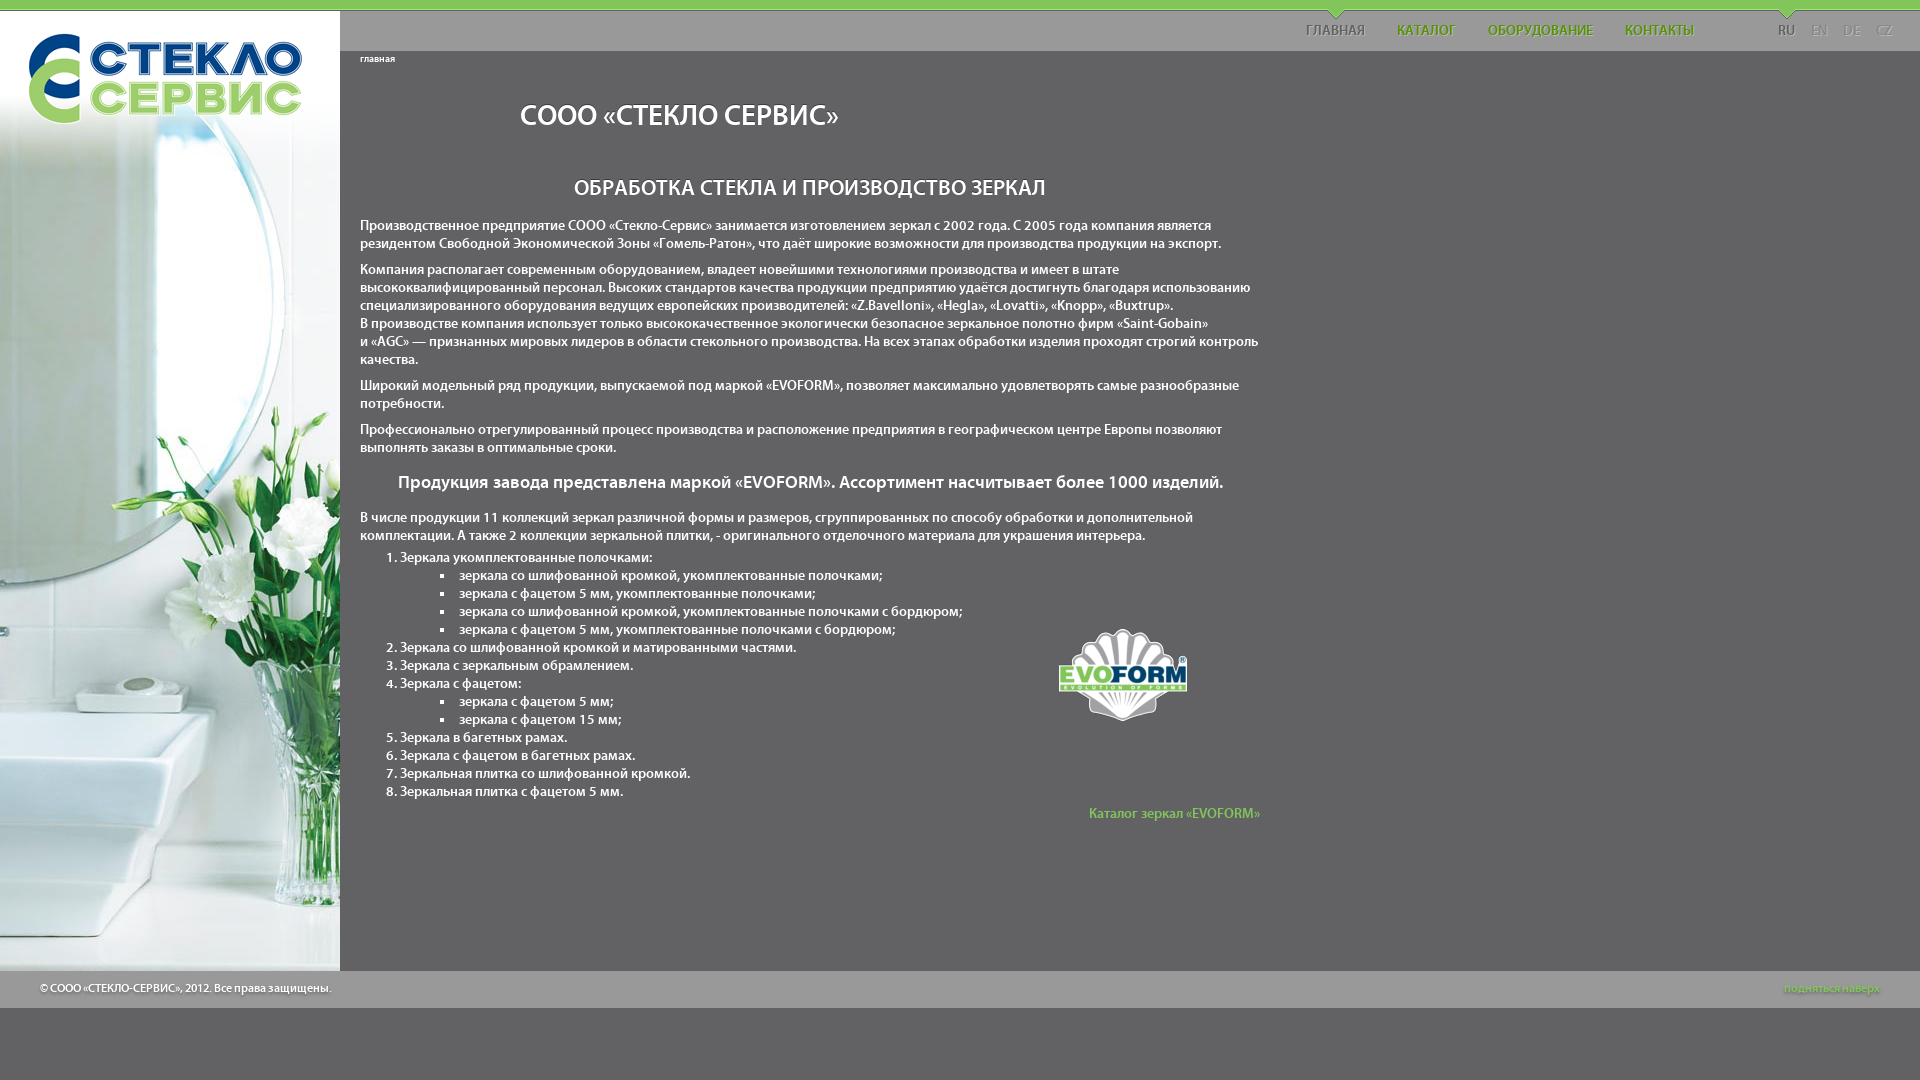 This screenshot has width=1920, height=1080. I want to click on 'RU', so click(1786, 24).